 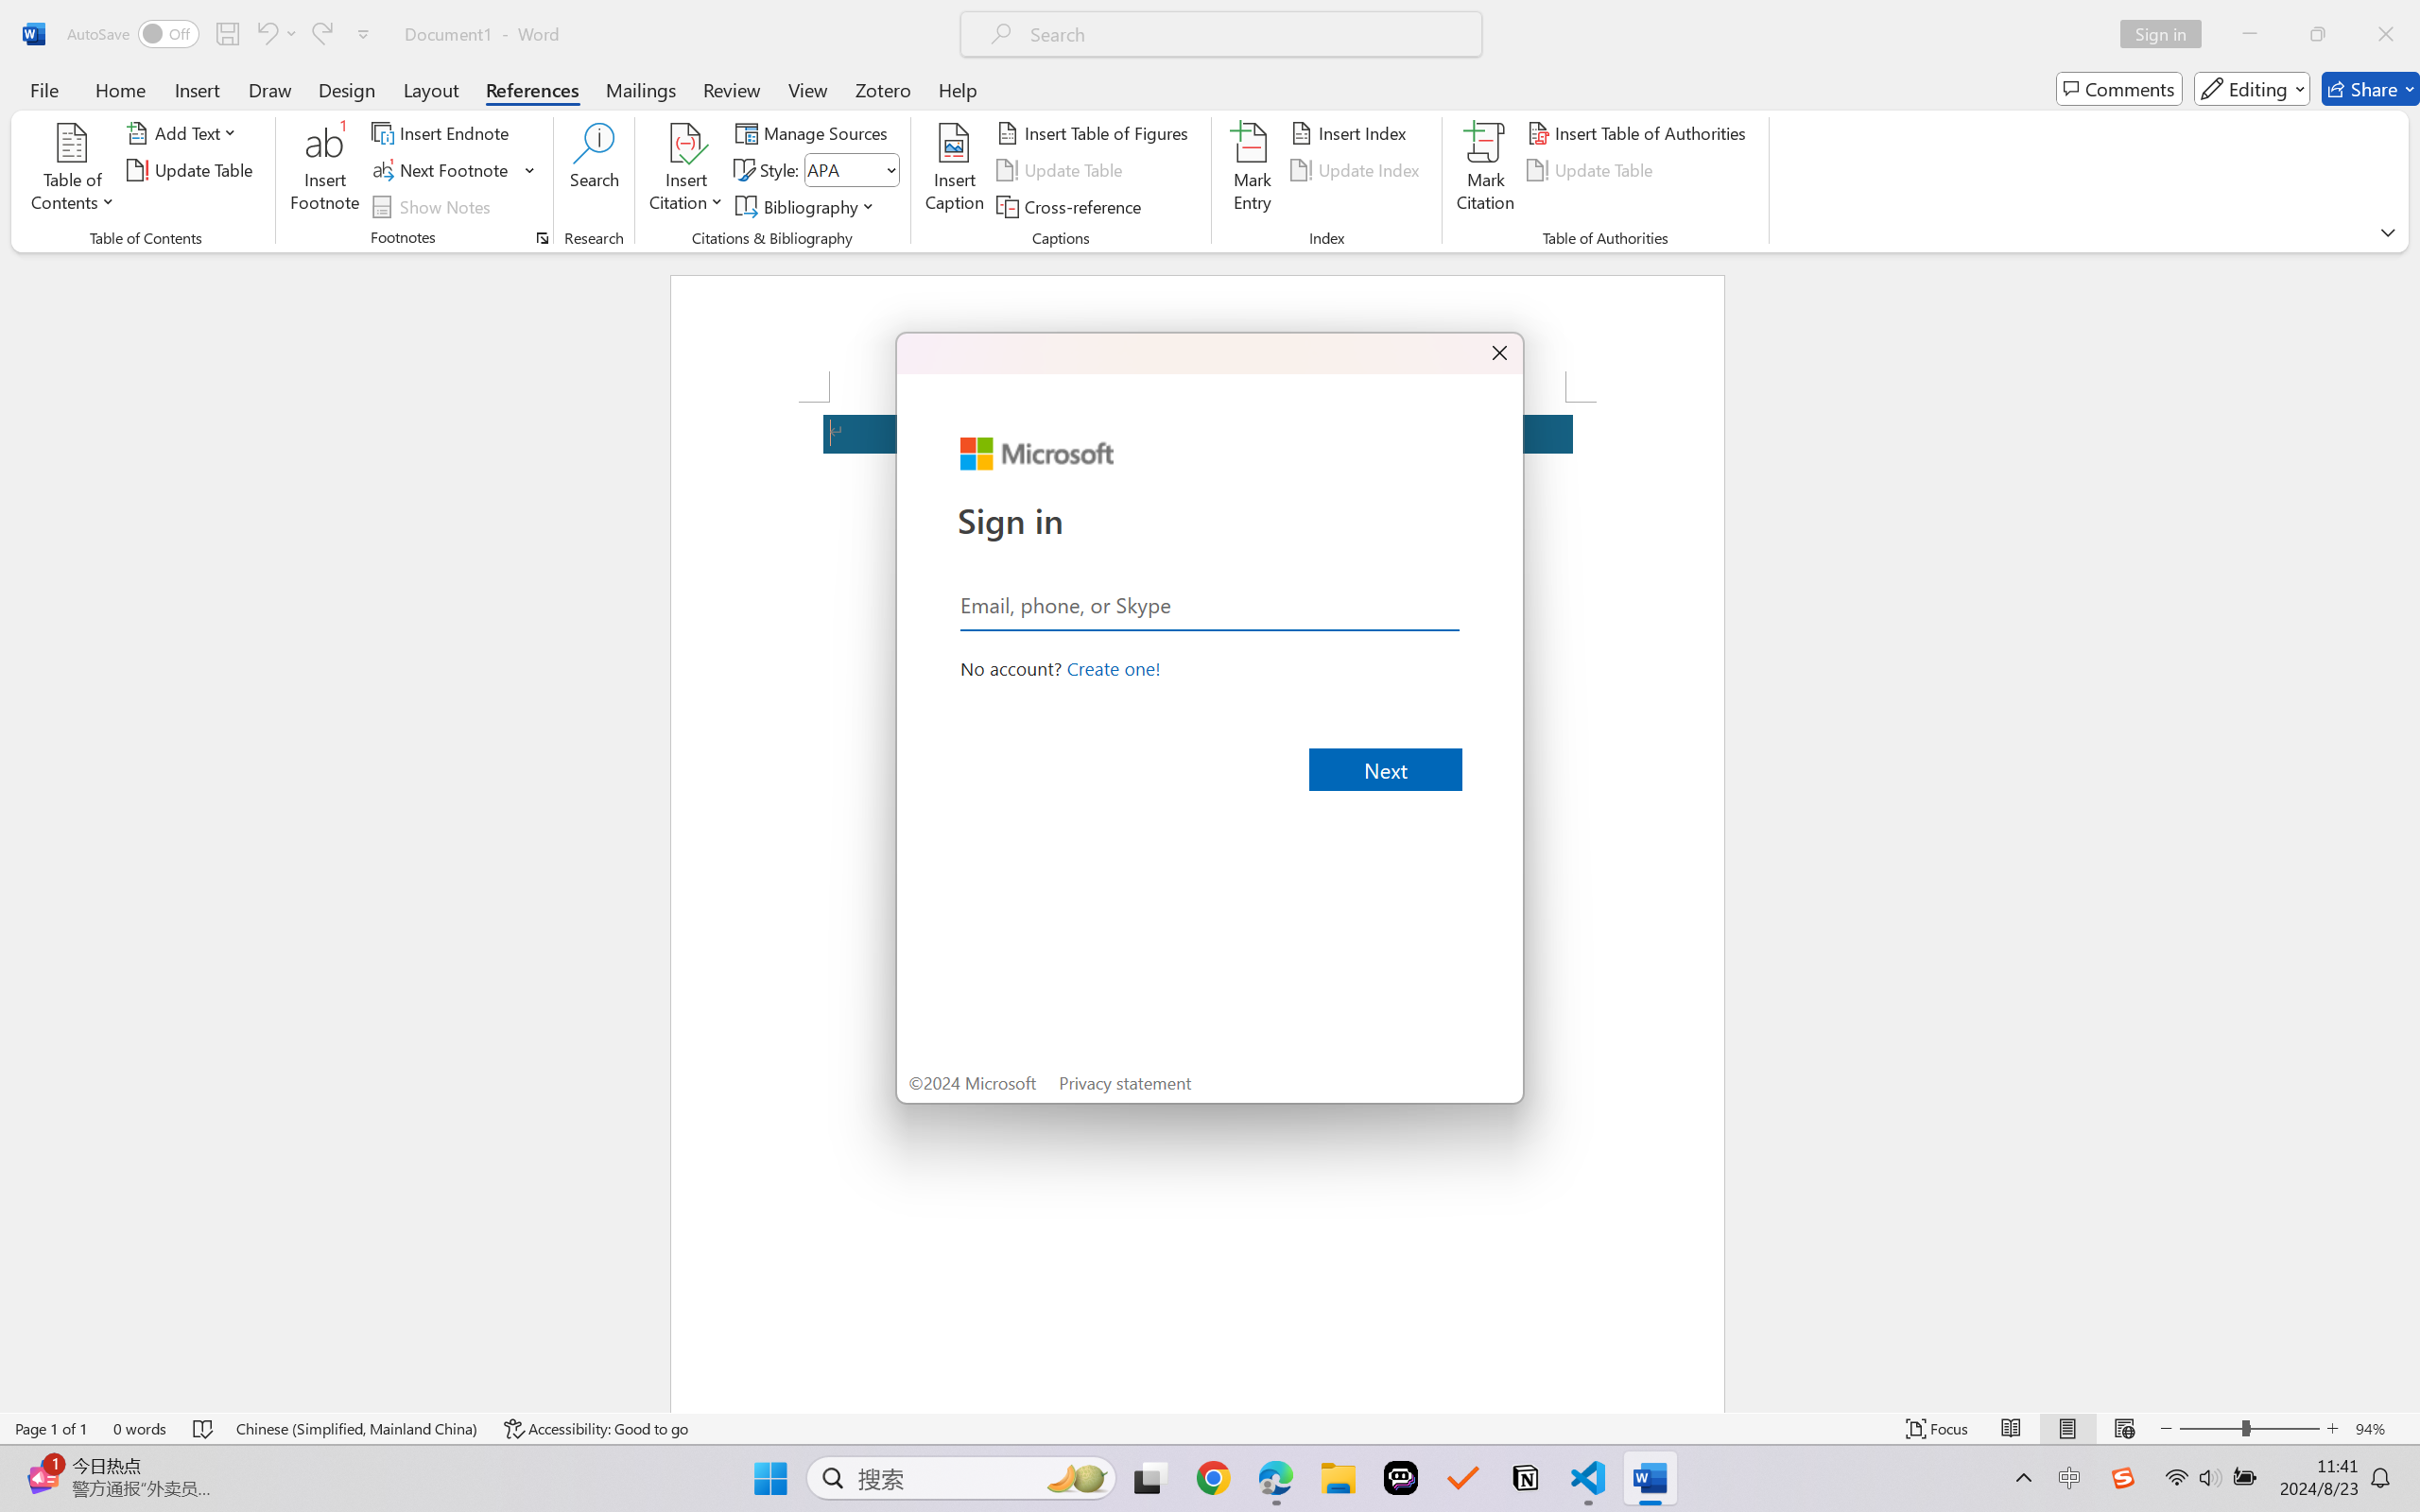 What do you see at coordinates (441, 170) in the screenshot?
I see `'Next Footnote'` at bounding box center [441, 170].